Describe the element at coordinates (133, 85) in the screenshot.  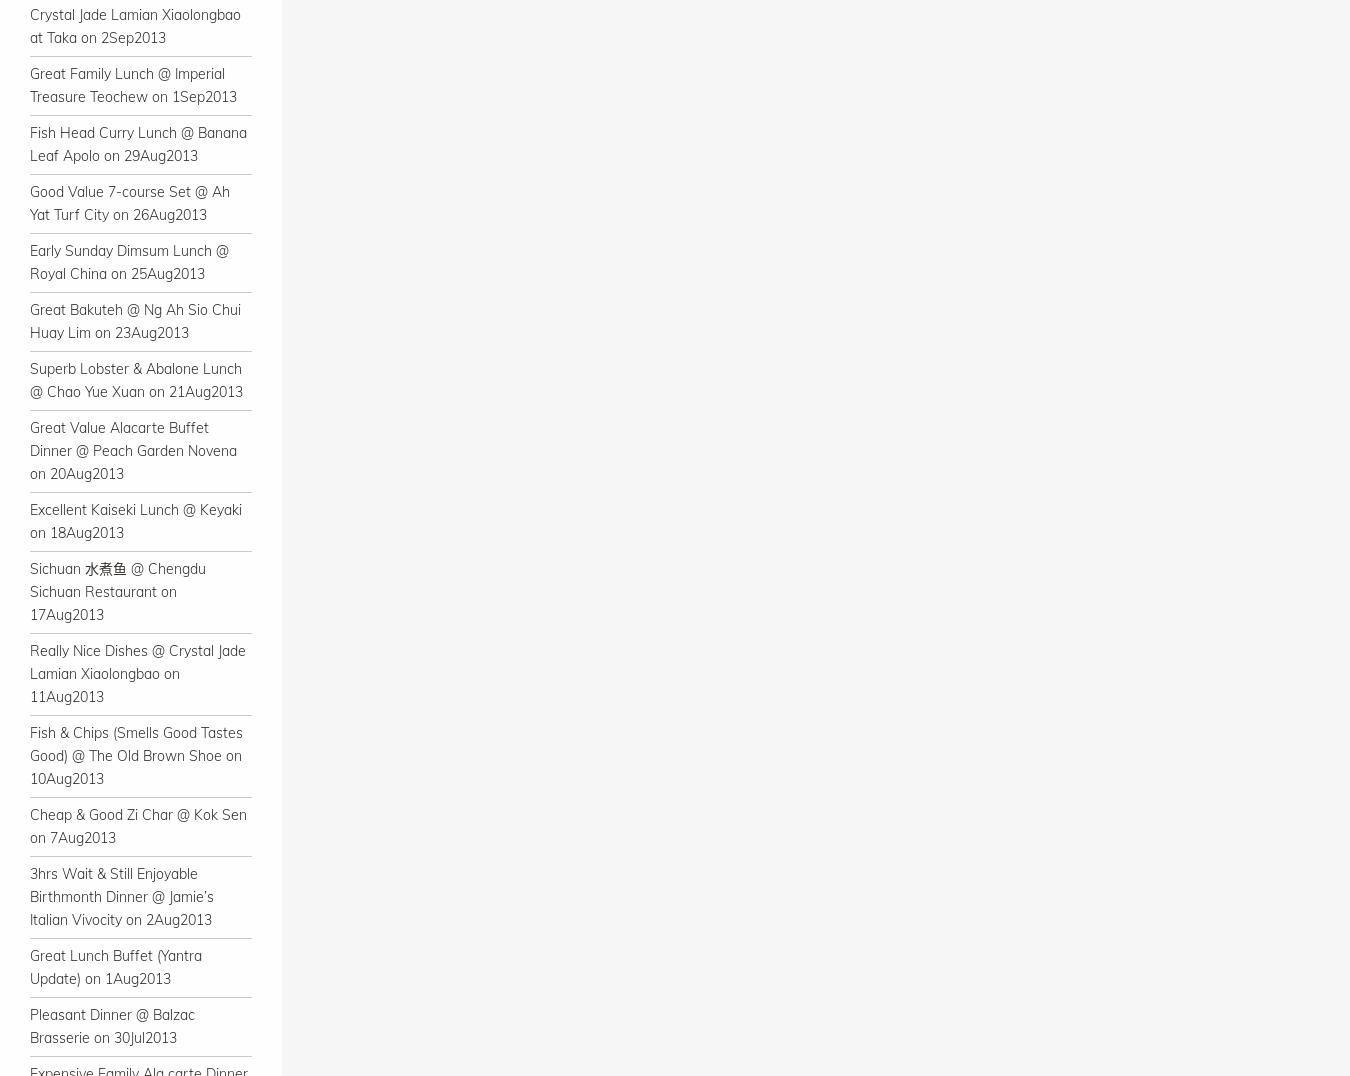
I see `'Great Family Lunch @ Imperial Treasure Teochew on 1Sep2013'` at that location.